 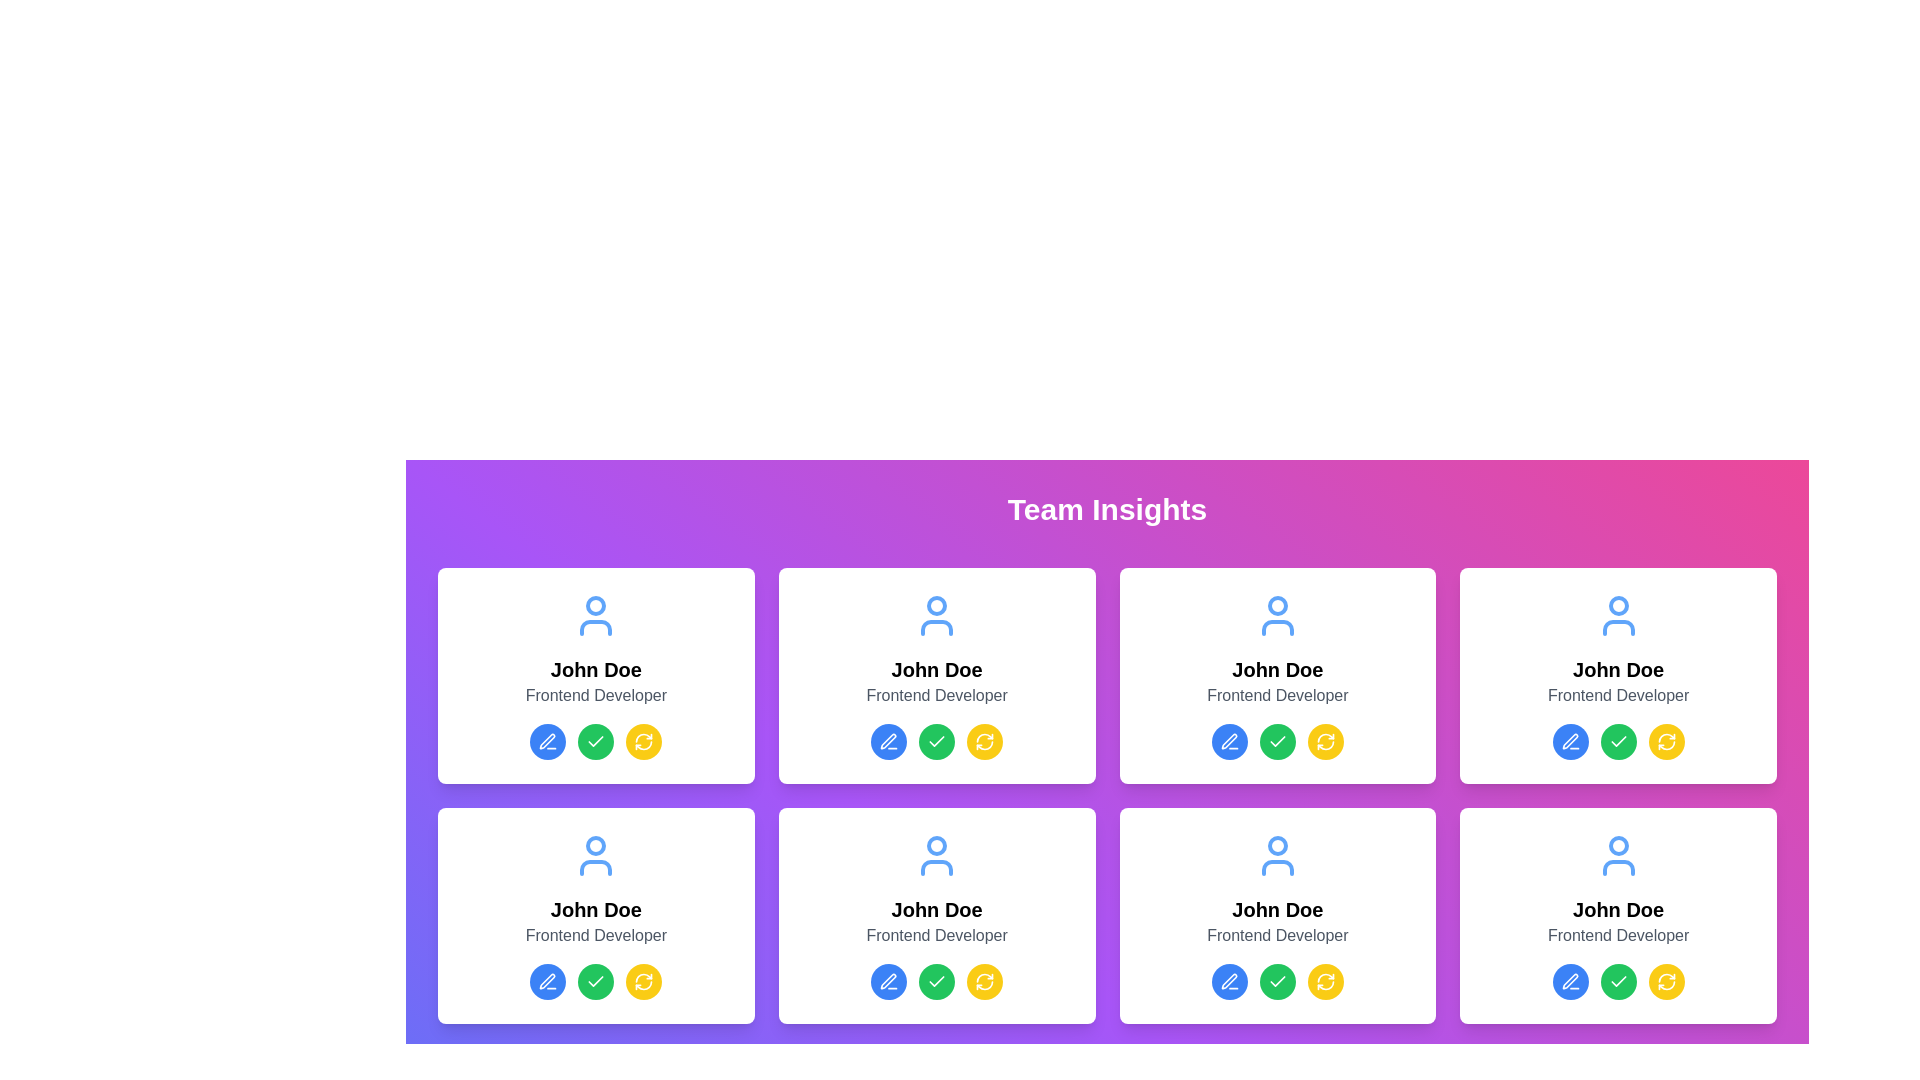 I want to click on the blue user silhouette icon located in the top row, third from the left of the card, centered above the text 'John Doe' and 'Frontend Developer', so click(x=1276, y=615).